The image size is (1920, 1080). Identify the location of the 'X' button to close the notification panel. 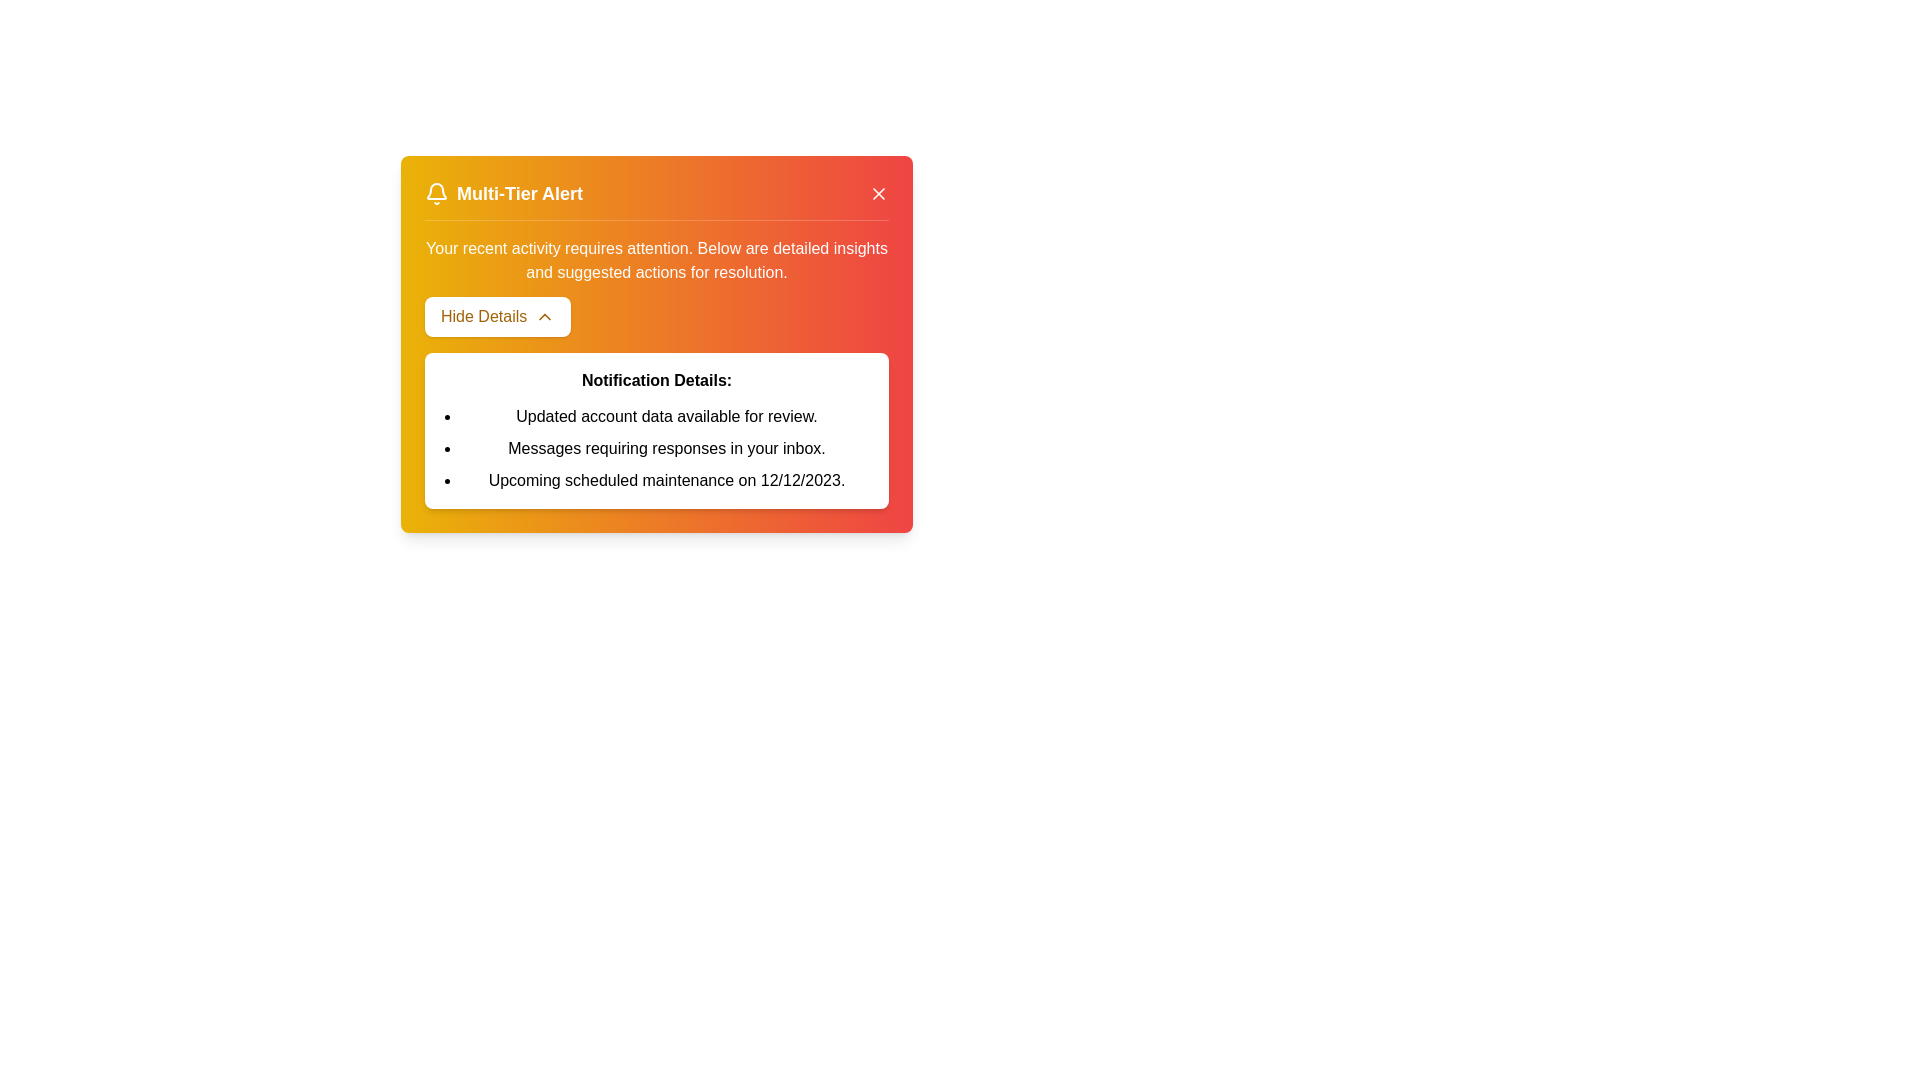
(878, 193).